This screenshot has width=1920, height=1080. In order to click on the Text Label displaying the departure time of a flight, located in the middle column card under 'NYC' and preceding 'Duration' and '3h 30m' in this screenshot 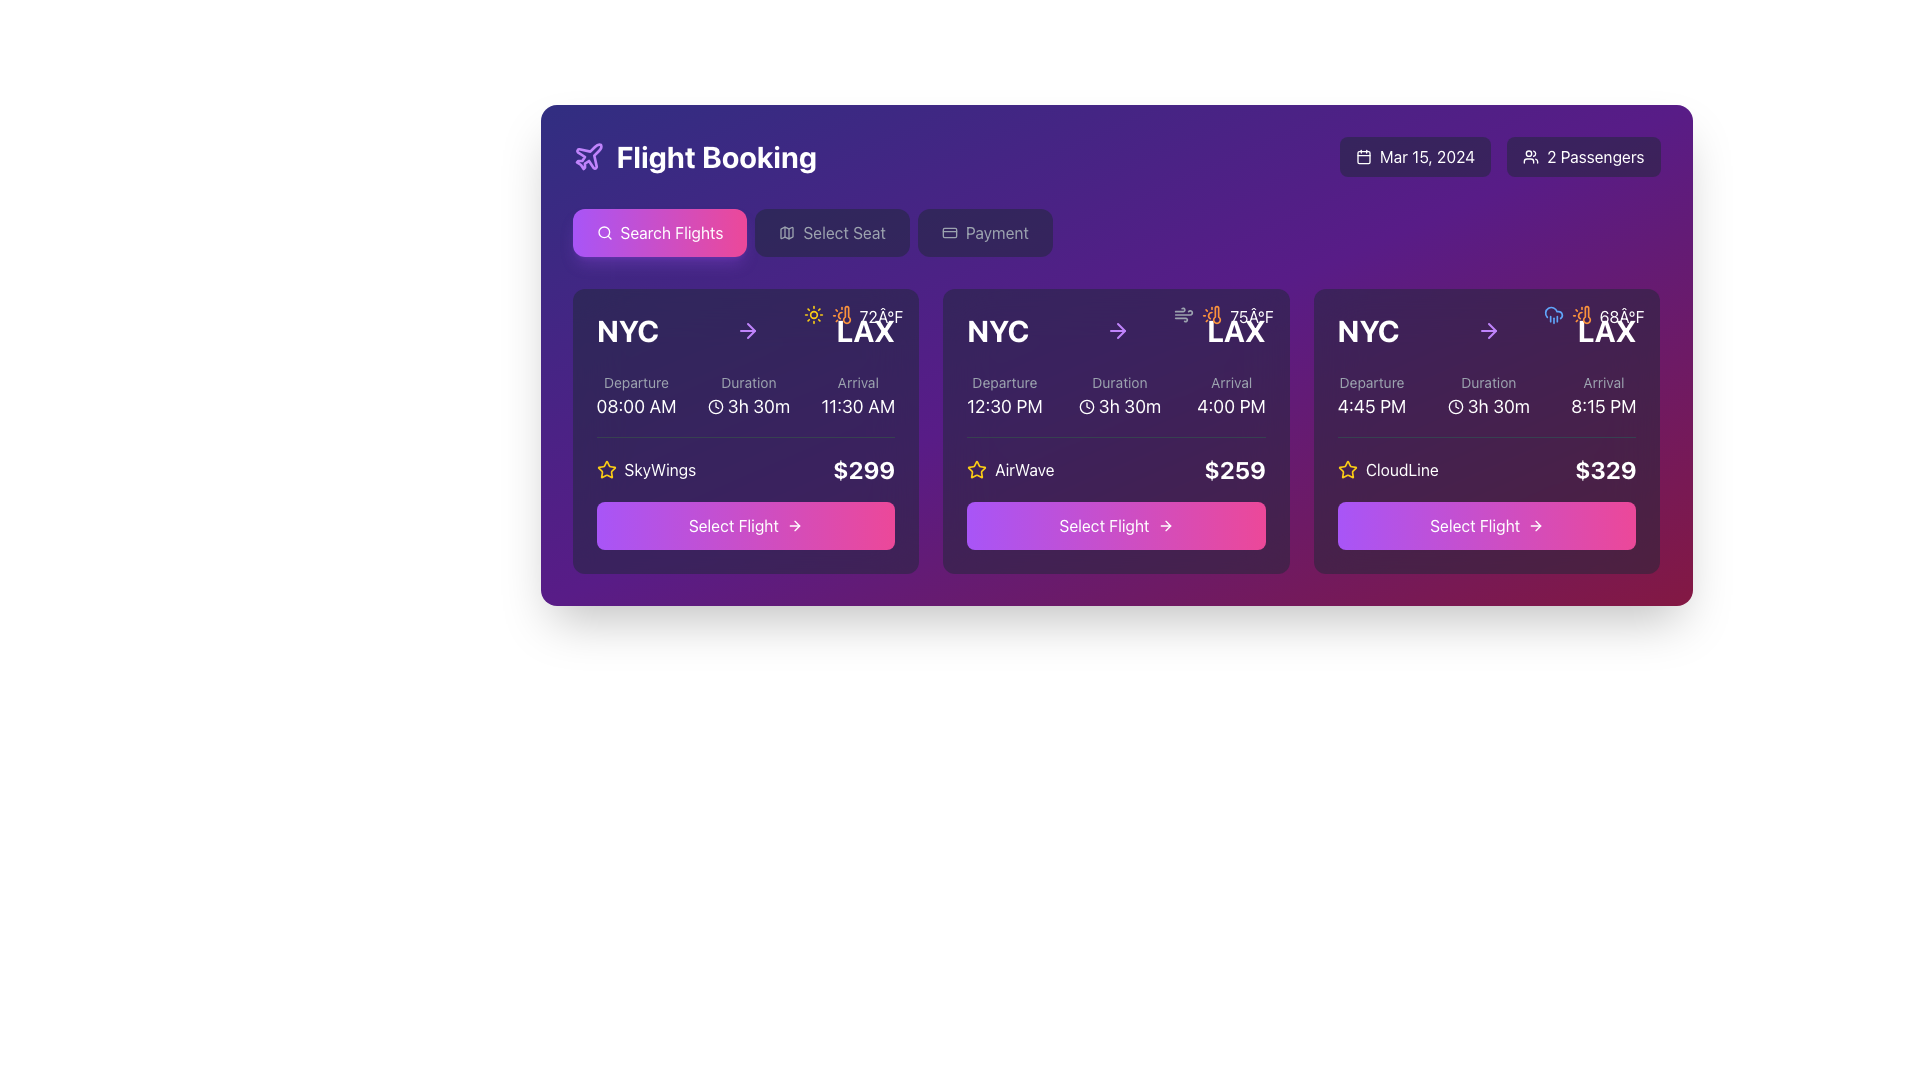, I will do `click(1004, 397)`.